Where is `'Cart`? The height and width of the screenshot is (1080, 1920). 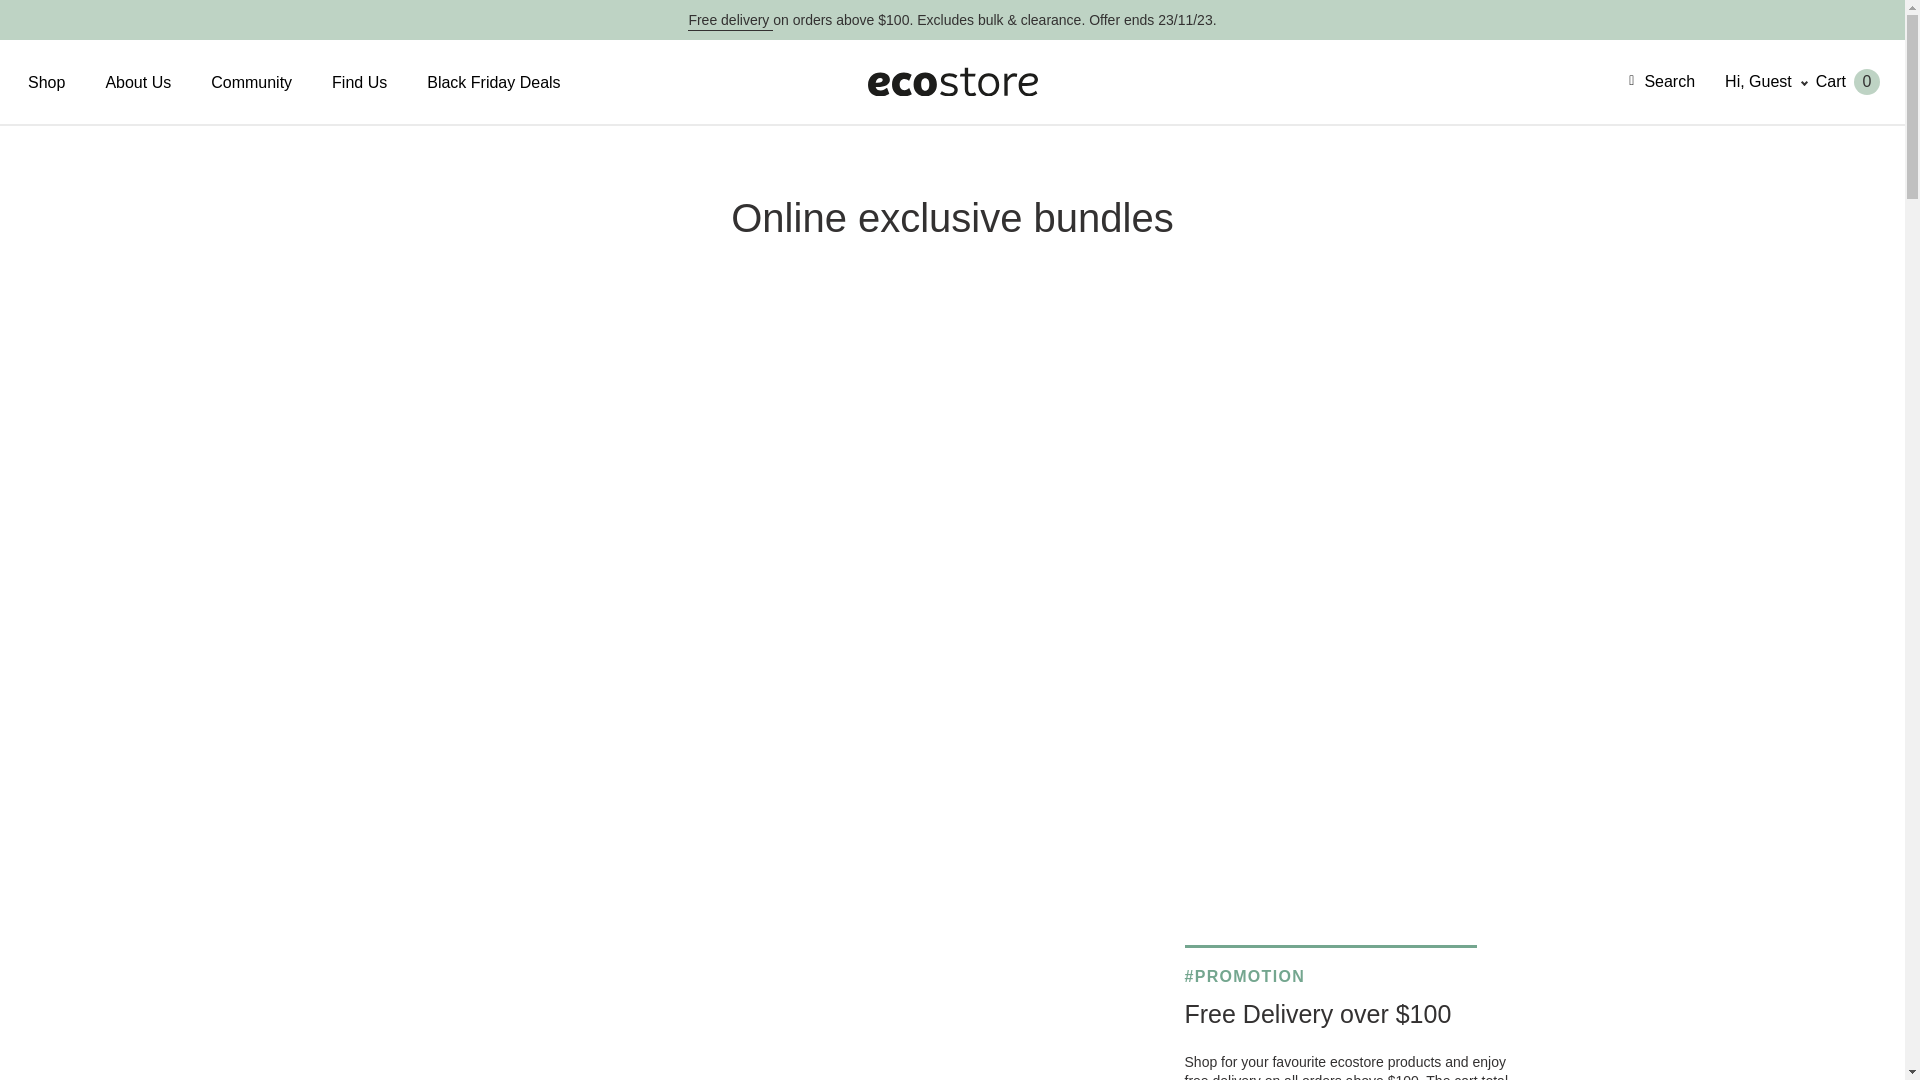 'Cart is located at coordinates (1815, 80).